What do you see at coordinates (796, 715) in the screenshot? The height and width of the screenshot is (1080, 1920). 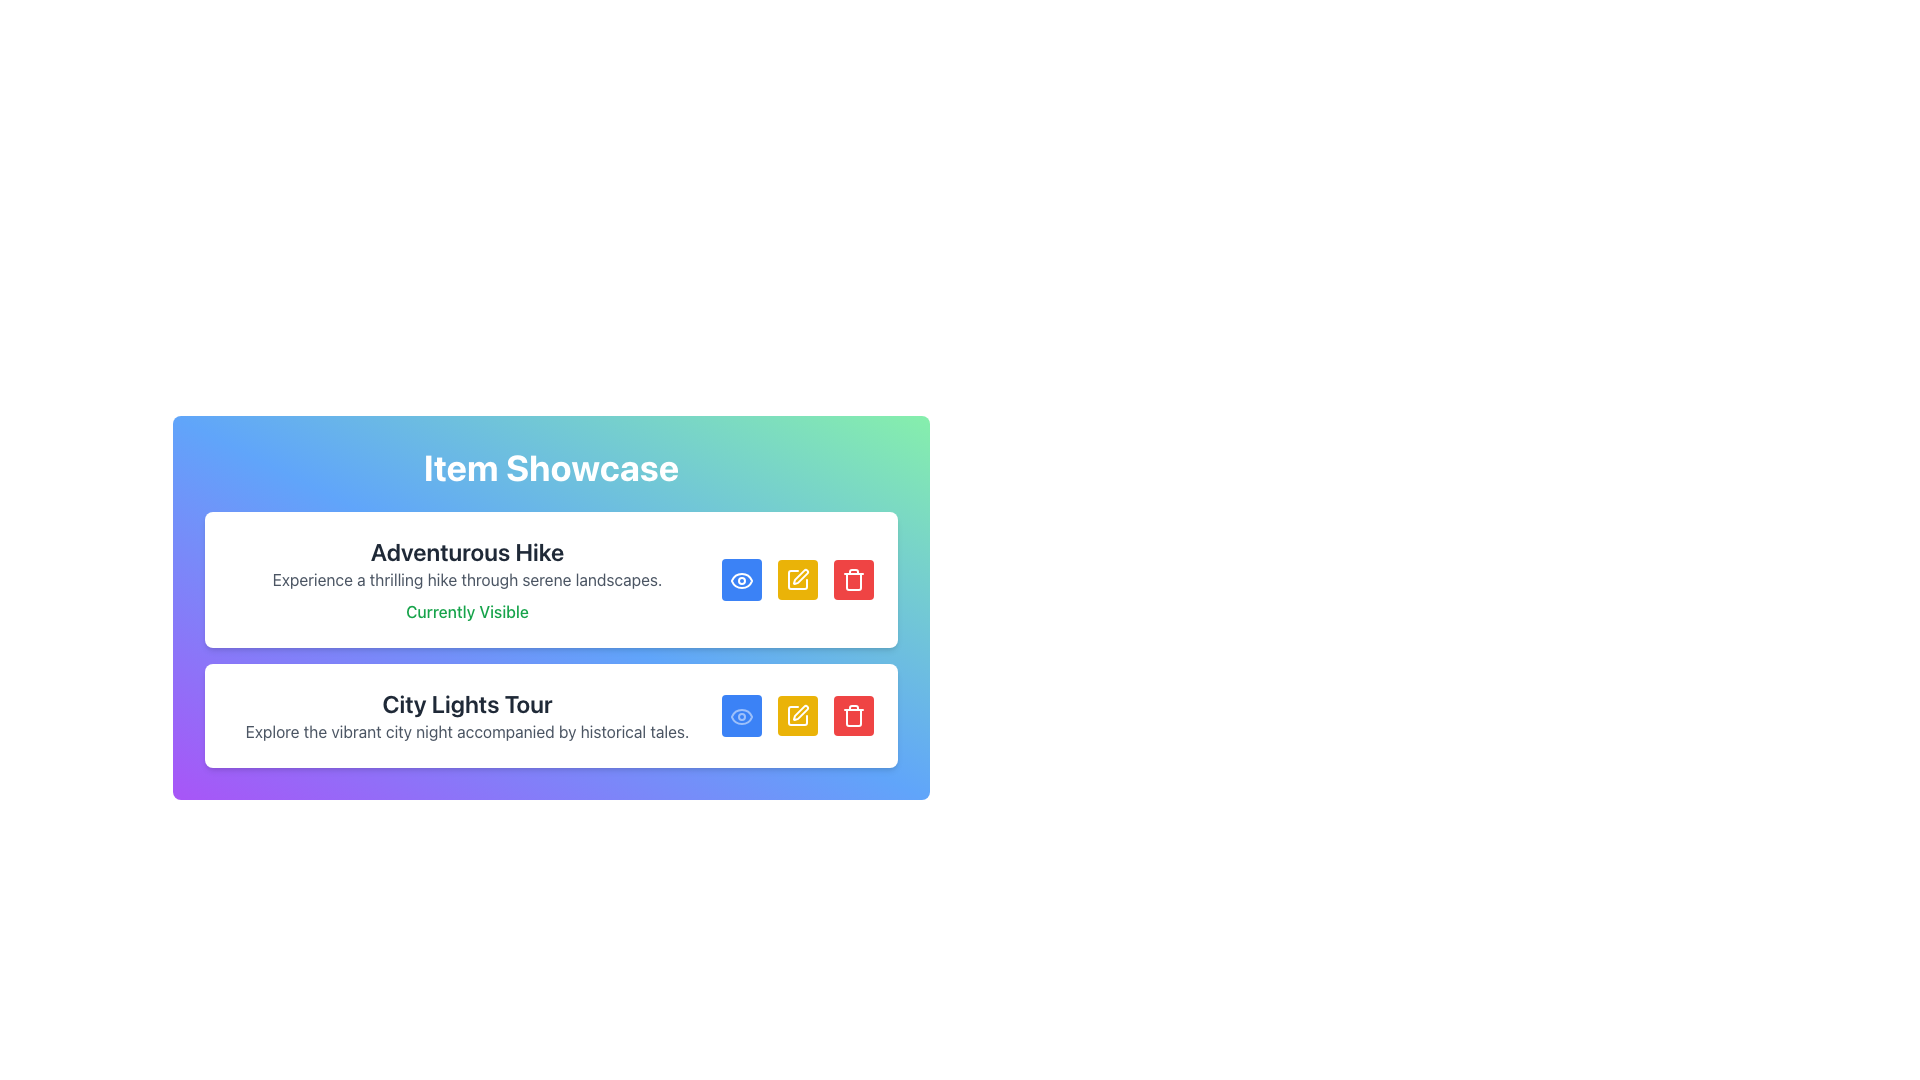 I see `the square button with a yellow background and white pen icon, which is the second button in the group of three on the right side of the 'City Lights Tour' card` at bounding box center [796, 715].